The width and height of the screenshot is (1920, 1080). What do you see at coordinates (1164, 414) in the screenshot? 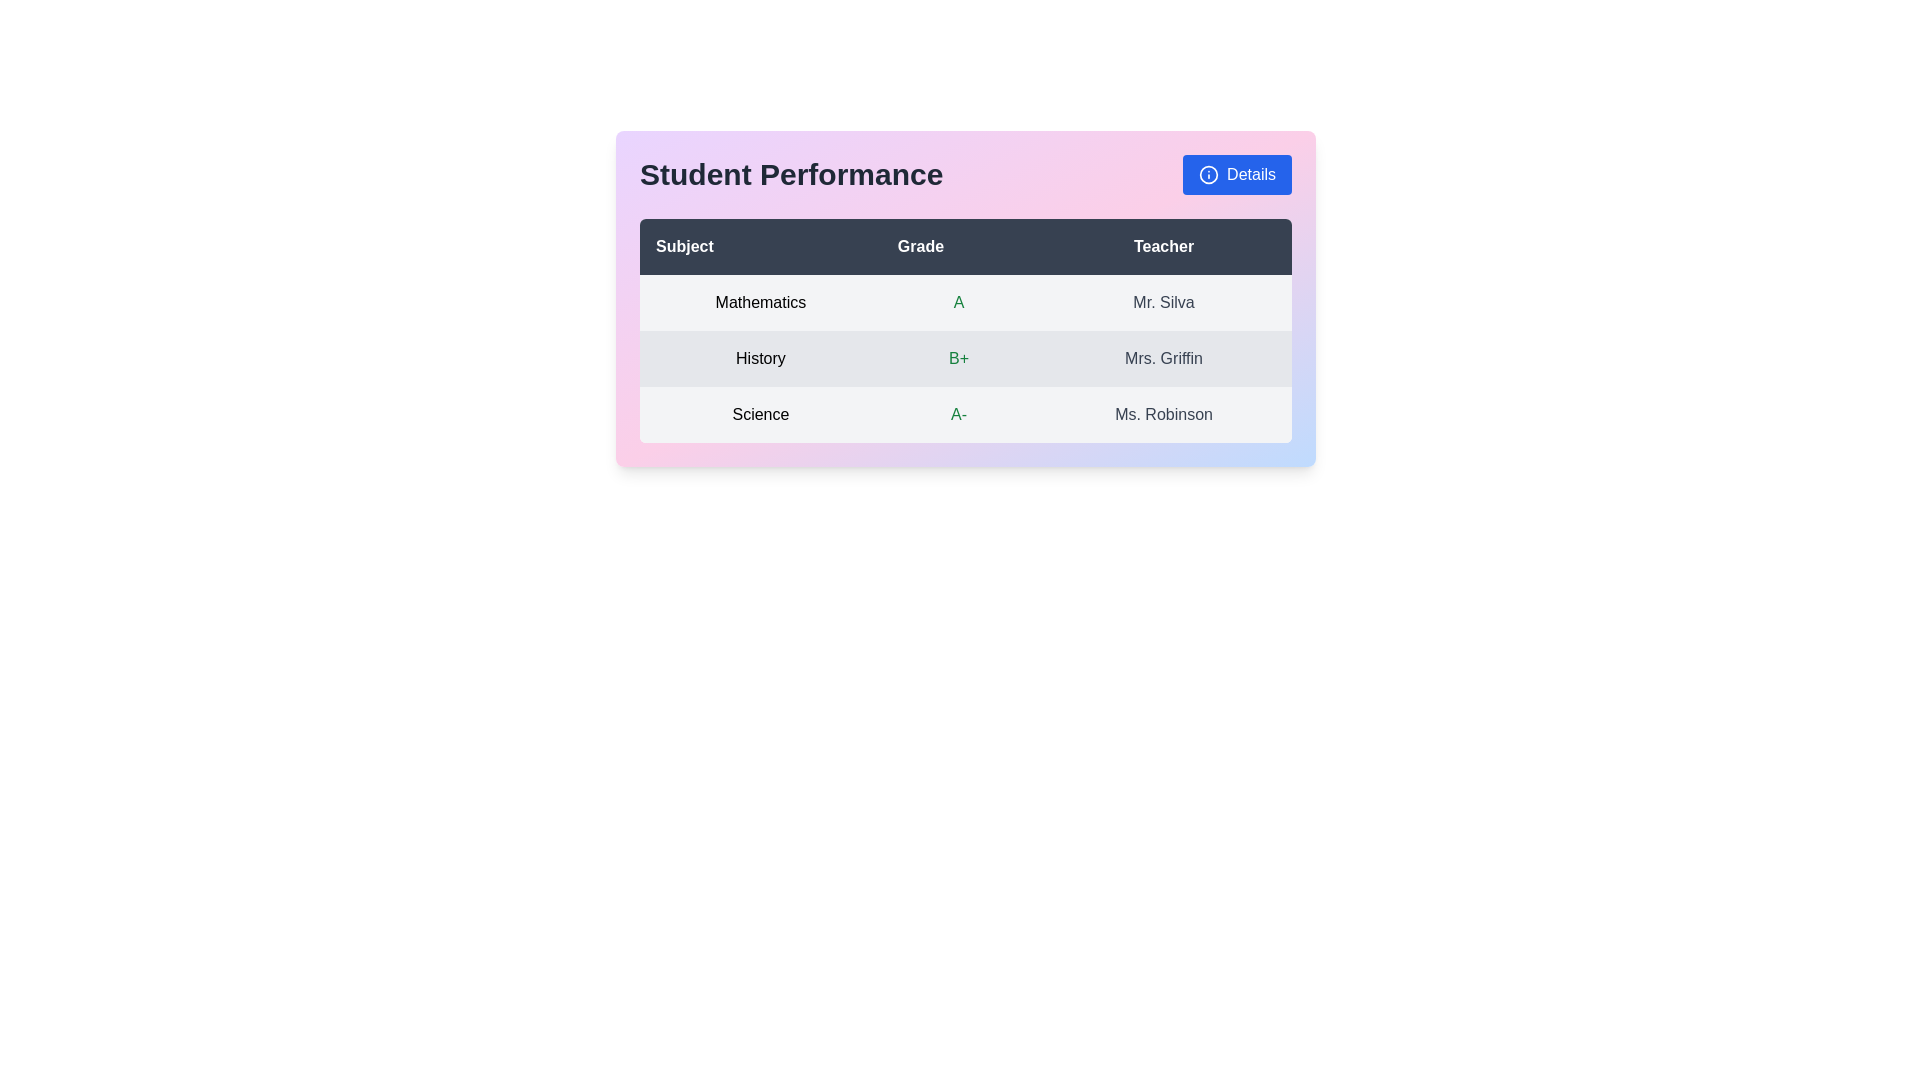
I see `the text label displaying 'Ms. Robinson' in medium gray font, which is located in the third column of the table row labeled 'Teacher'` at bounding box center [1164, 414].